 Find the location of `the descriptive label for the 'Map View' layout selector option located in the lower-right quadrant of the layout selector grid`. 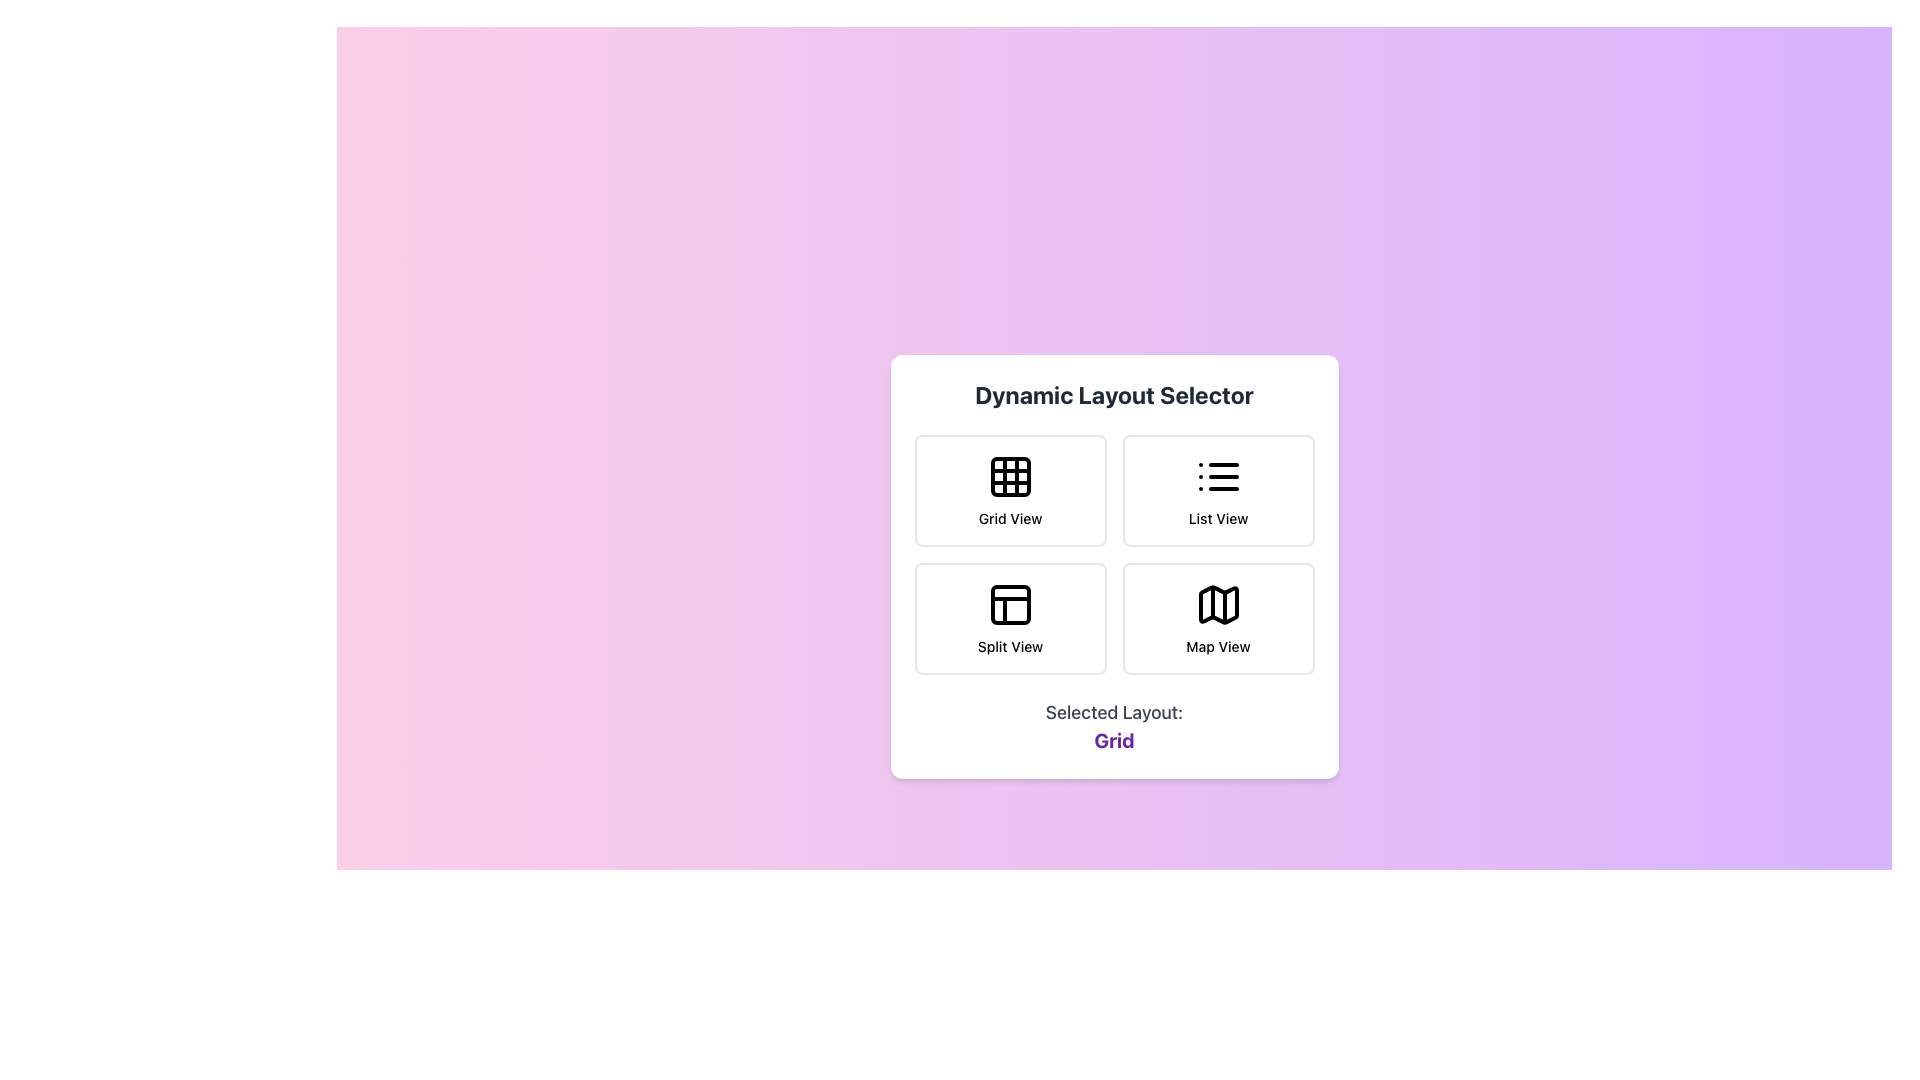

the descriptive label for the 'Map View' layout selector option located in the lower-right quadrant of the layout selector grid is located at coordinates (1217, 647).